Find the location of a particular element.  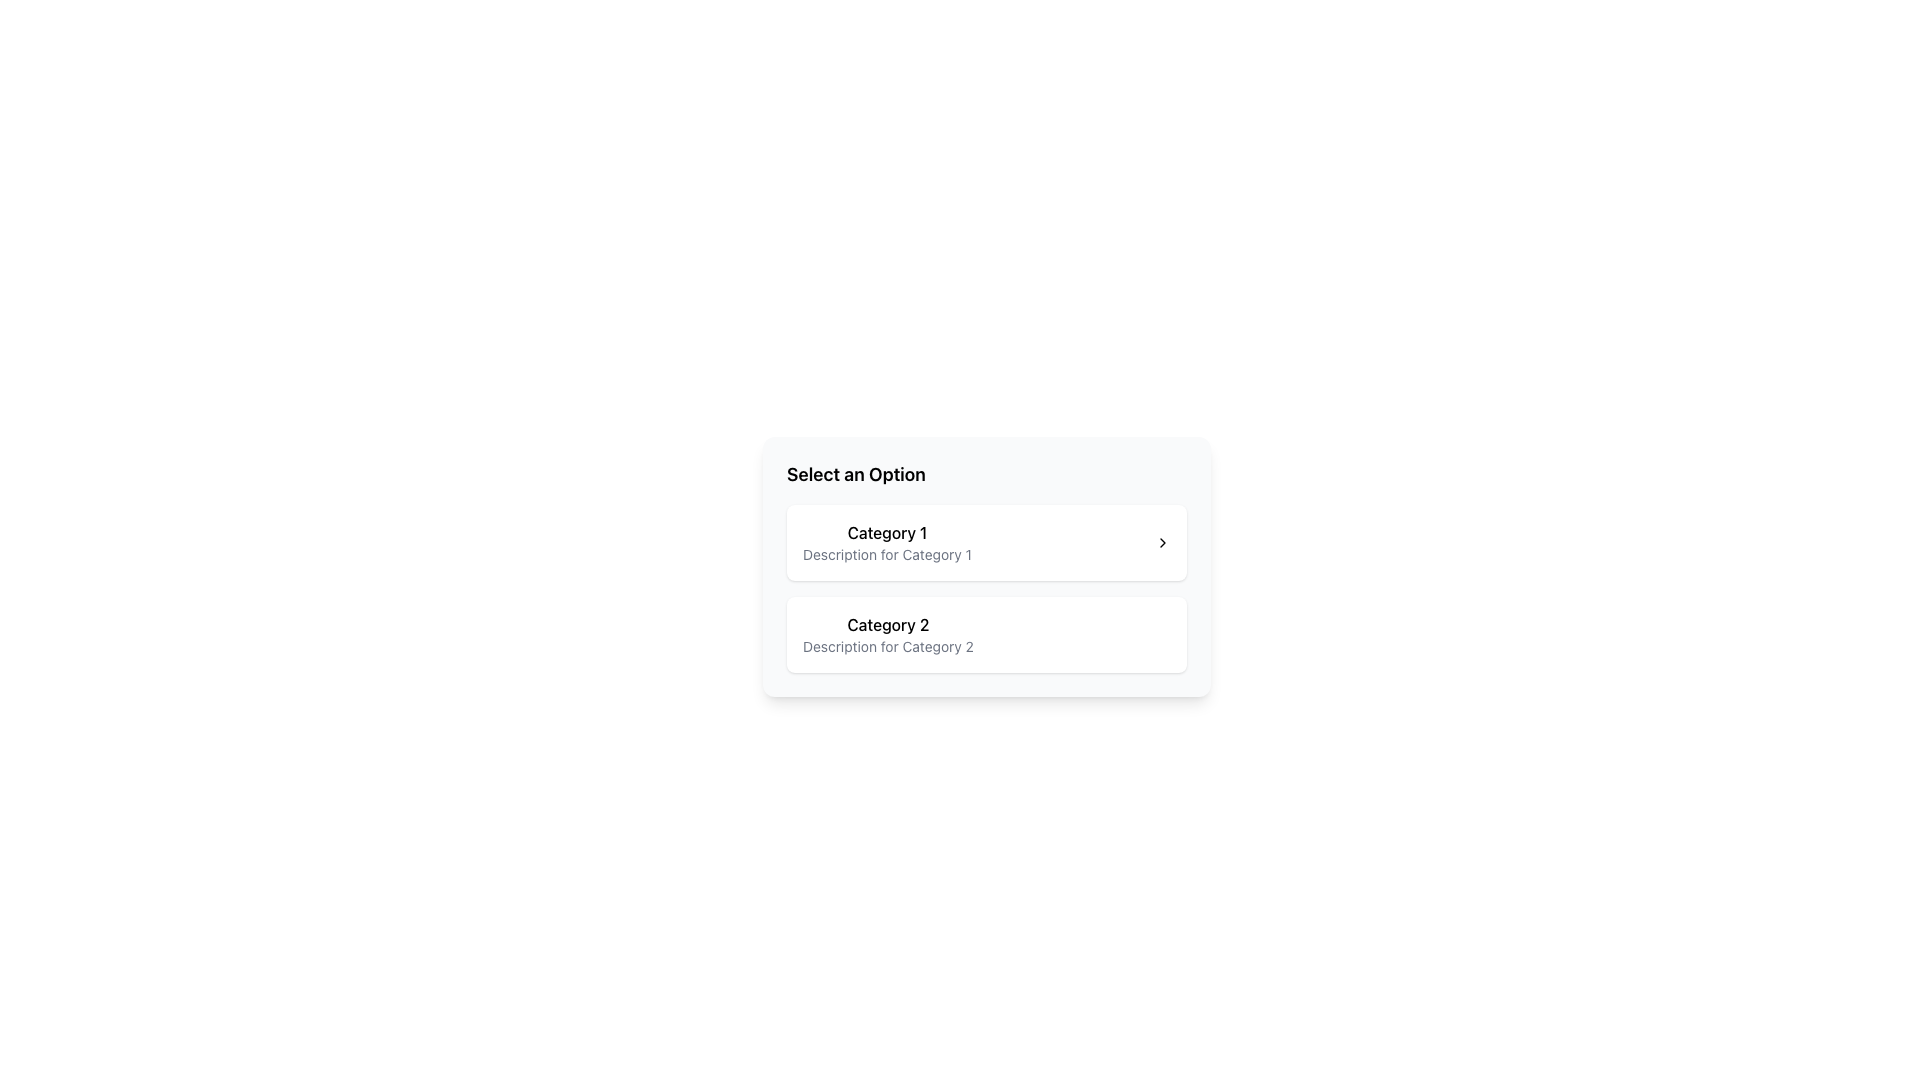

the first list item representing 'Category 1' is located at coordinates (987, 543).